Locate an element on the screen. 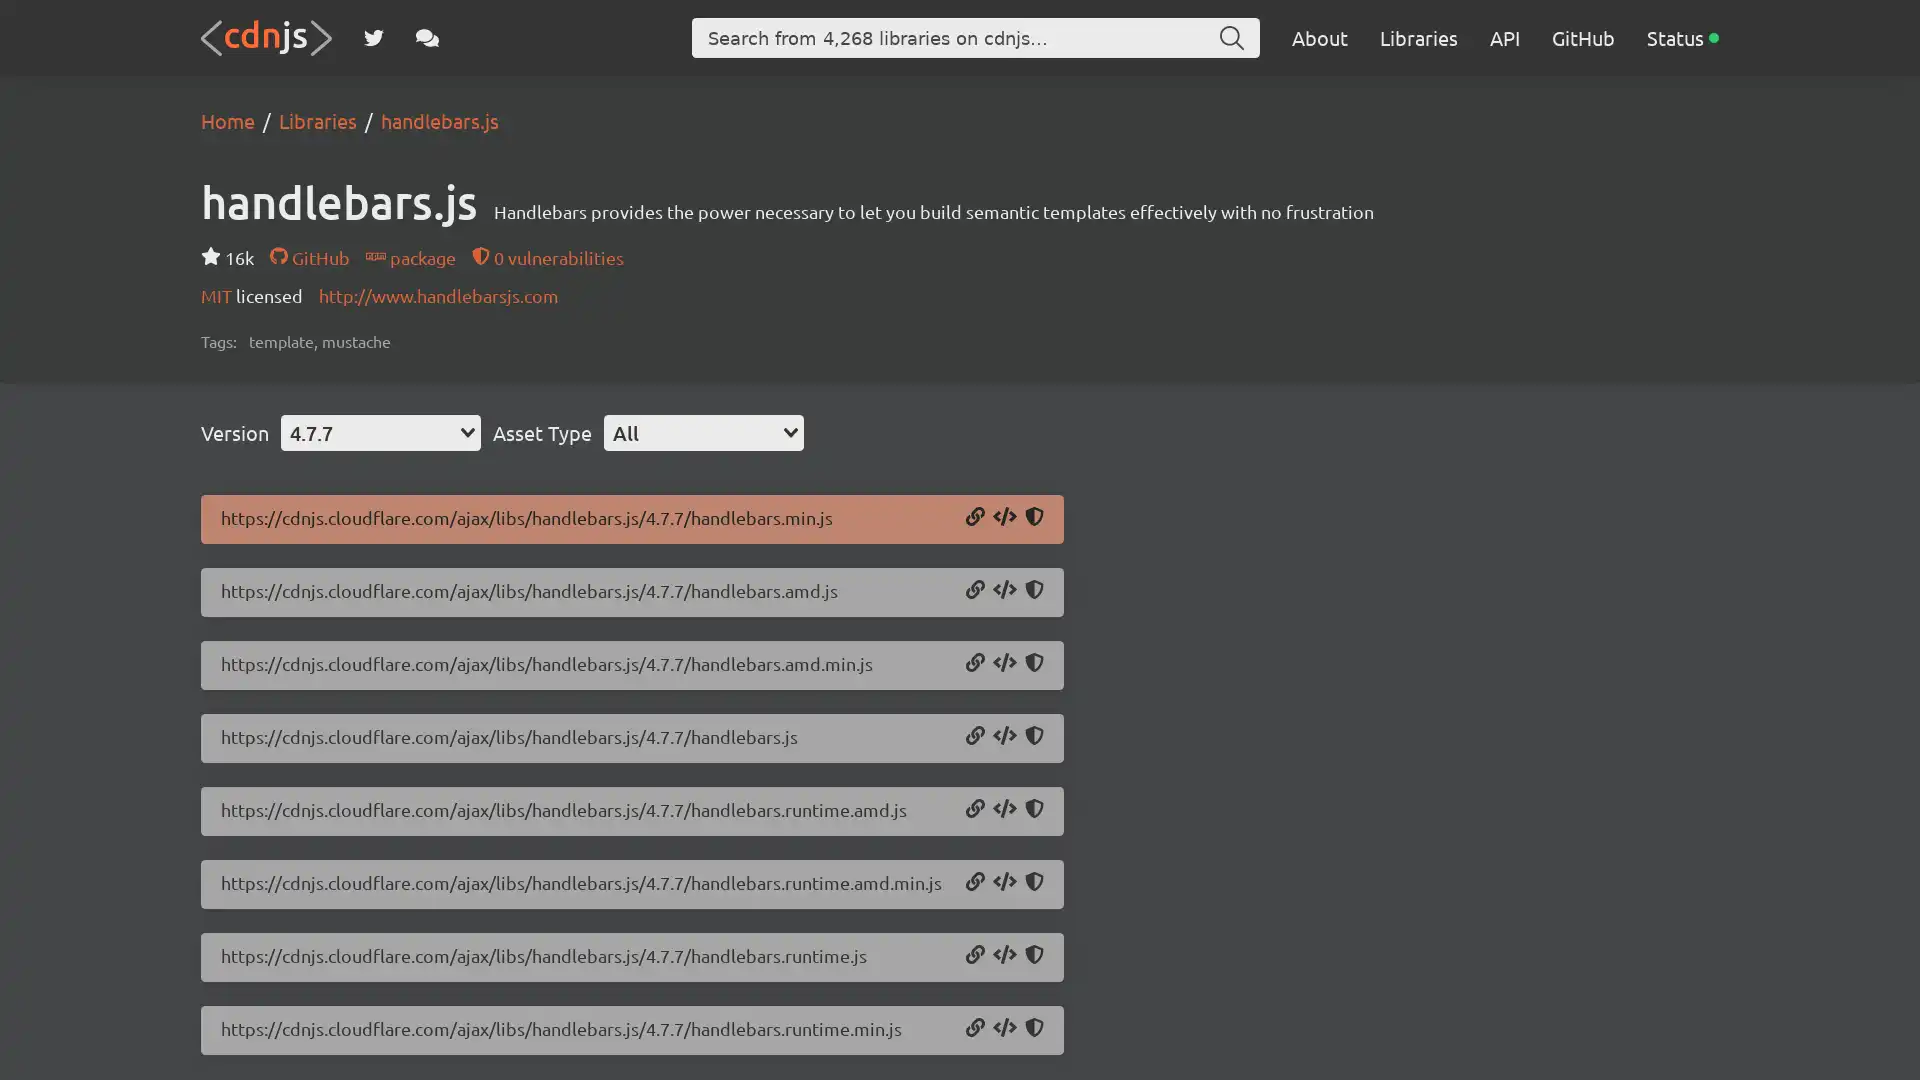 Image resolution: width=1920 pixels, height=1080 pixels. Copy Script Tag is located at coordinates (1004, 955).